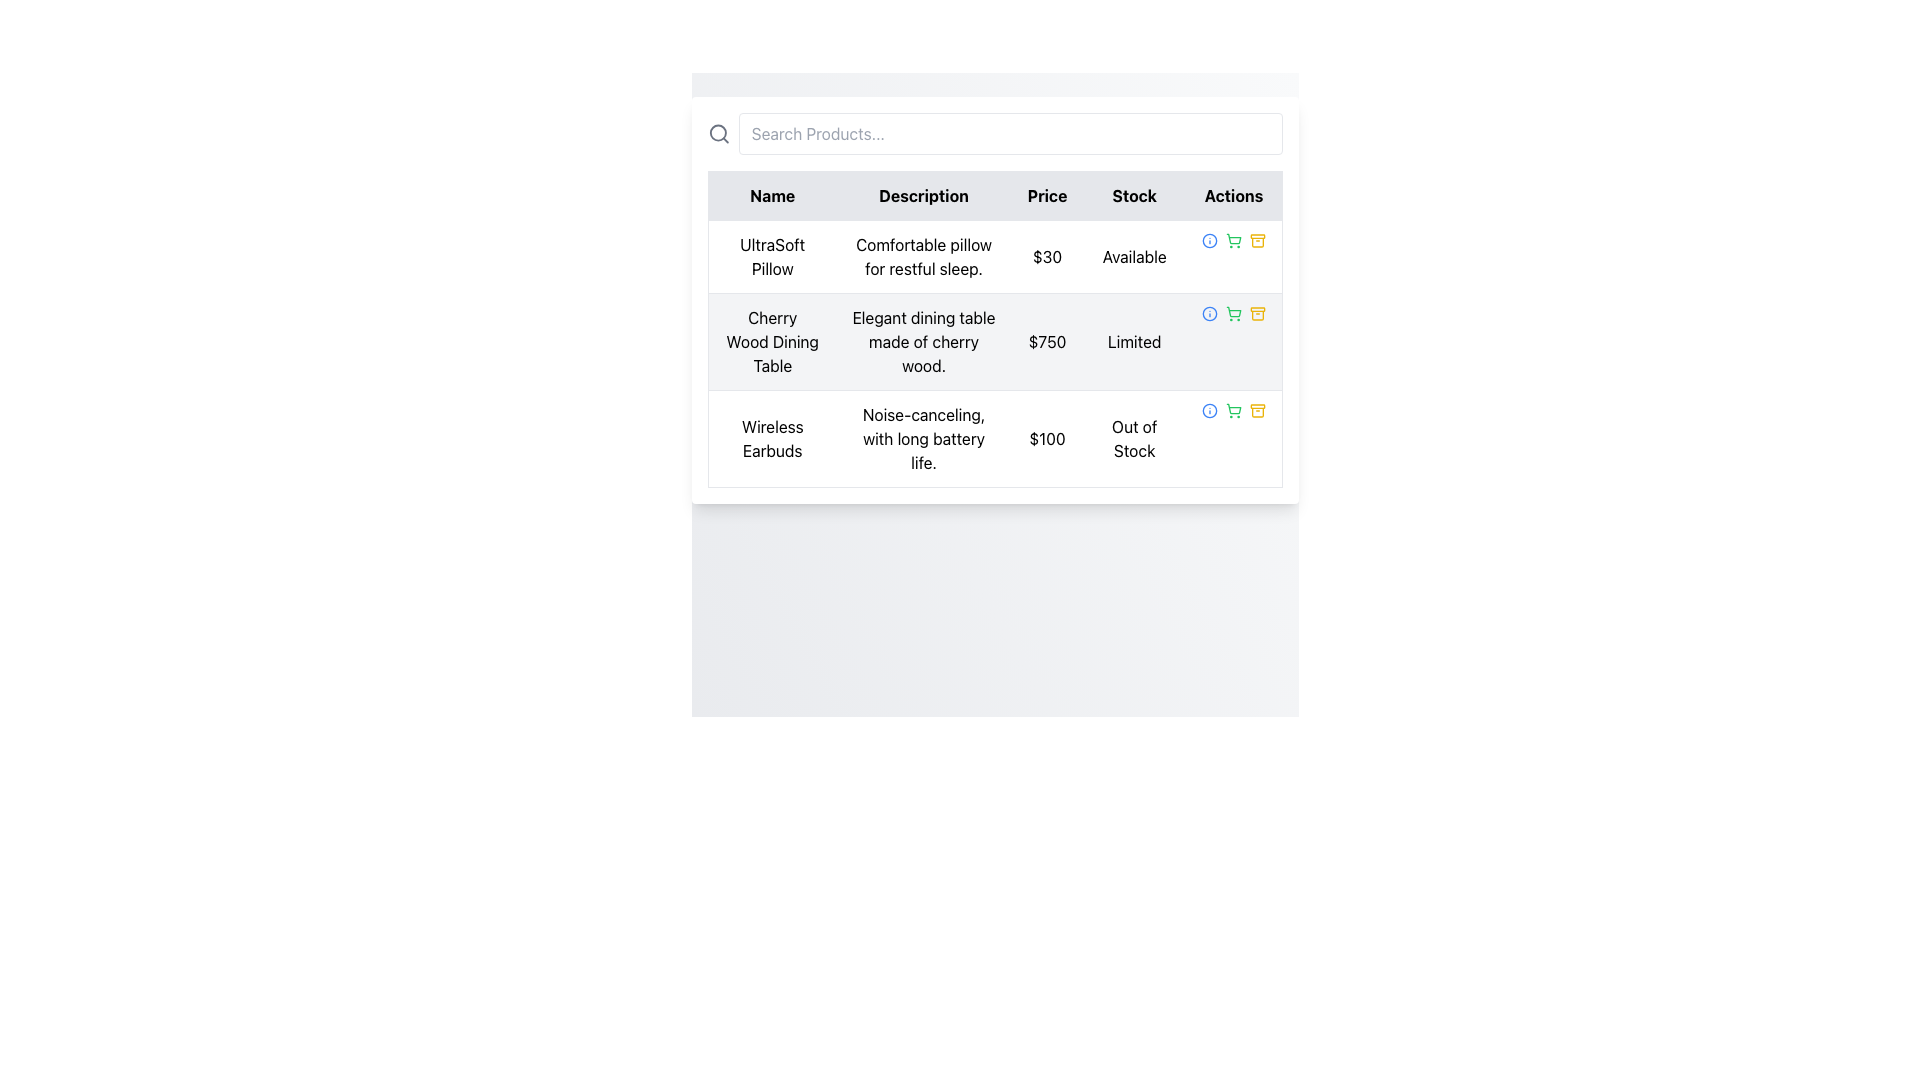 The width and height of the screenshot is (1920, 1080). Describe the element at coordinates (771, 438) in the screenshot. I see `the Static Text element displaying 'Wireless Earbuds', located in the third row under the 'Name' column of the table` at that location.